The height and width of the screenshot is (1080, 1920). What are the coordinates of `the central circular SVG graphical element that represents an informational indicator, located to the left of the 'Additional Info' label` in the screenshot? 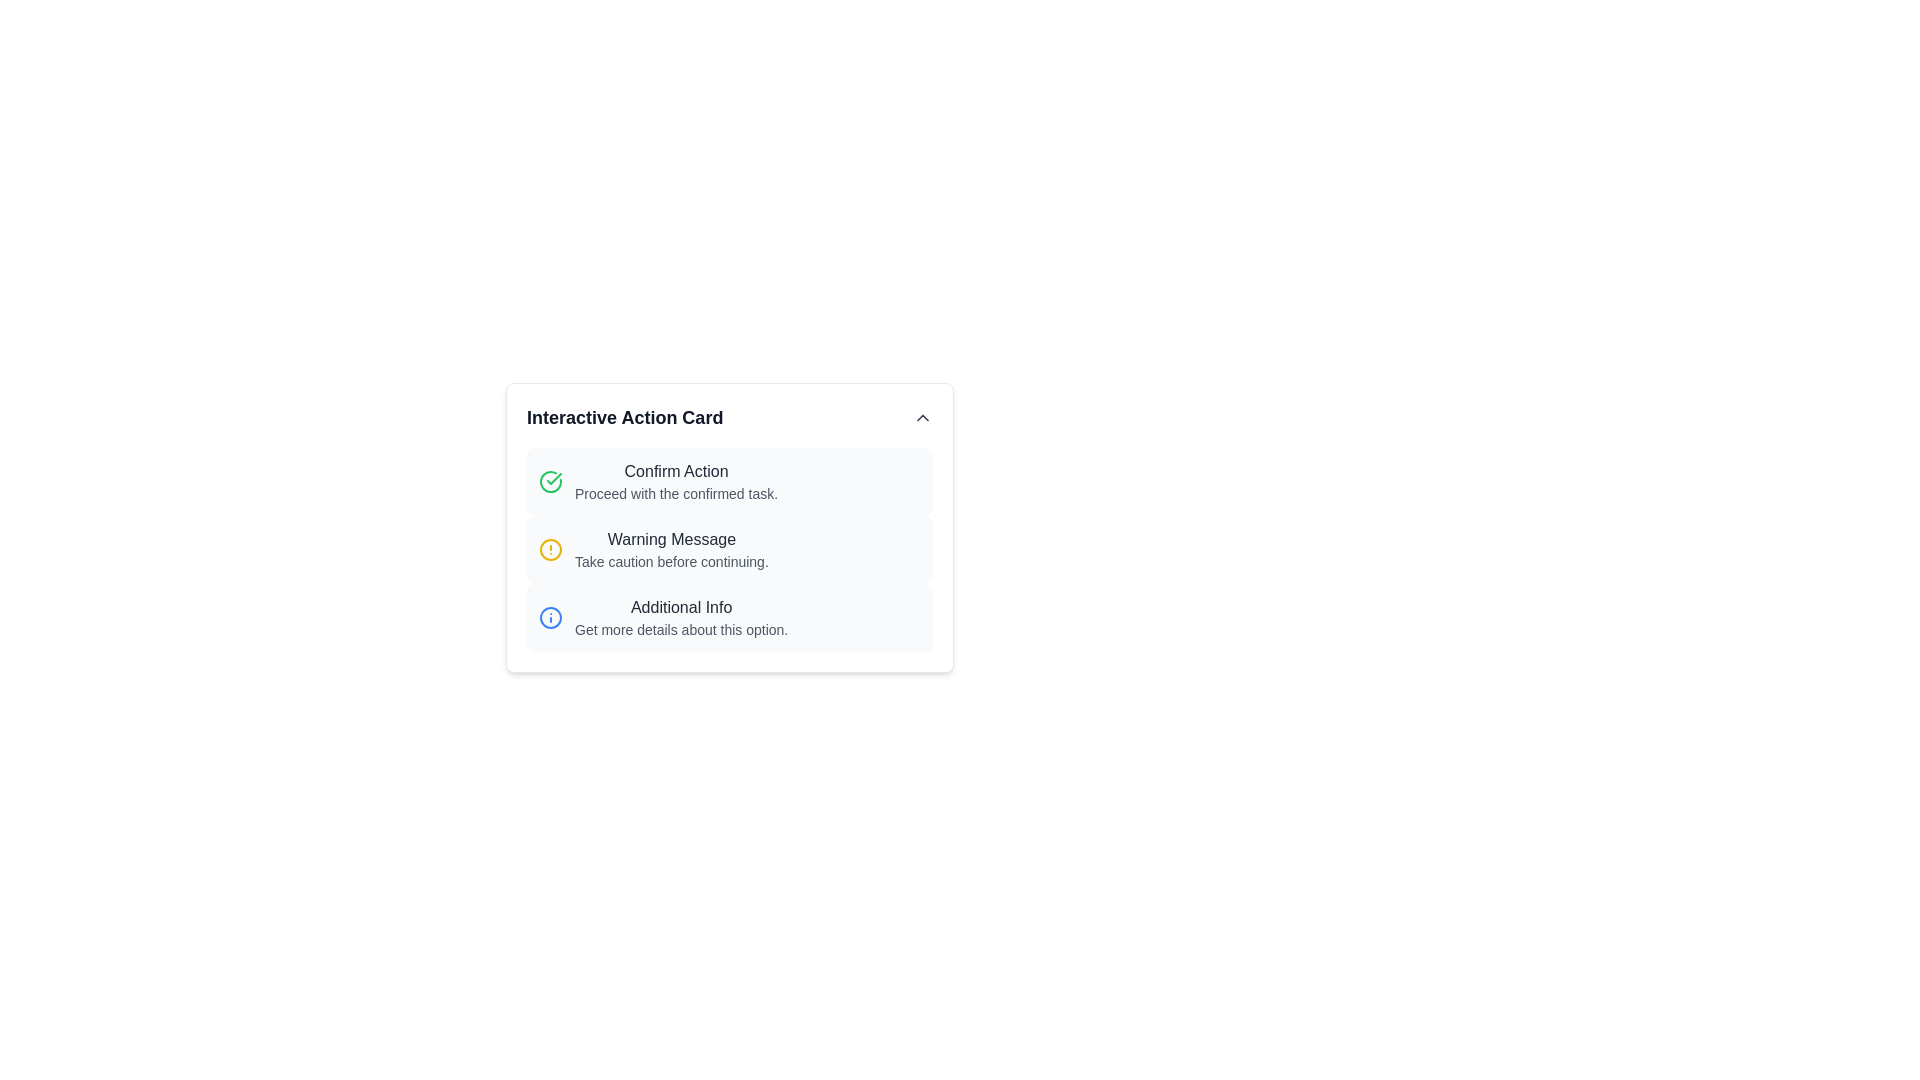 It's located at (551, 616).